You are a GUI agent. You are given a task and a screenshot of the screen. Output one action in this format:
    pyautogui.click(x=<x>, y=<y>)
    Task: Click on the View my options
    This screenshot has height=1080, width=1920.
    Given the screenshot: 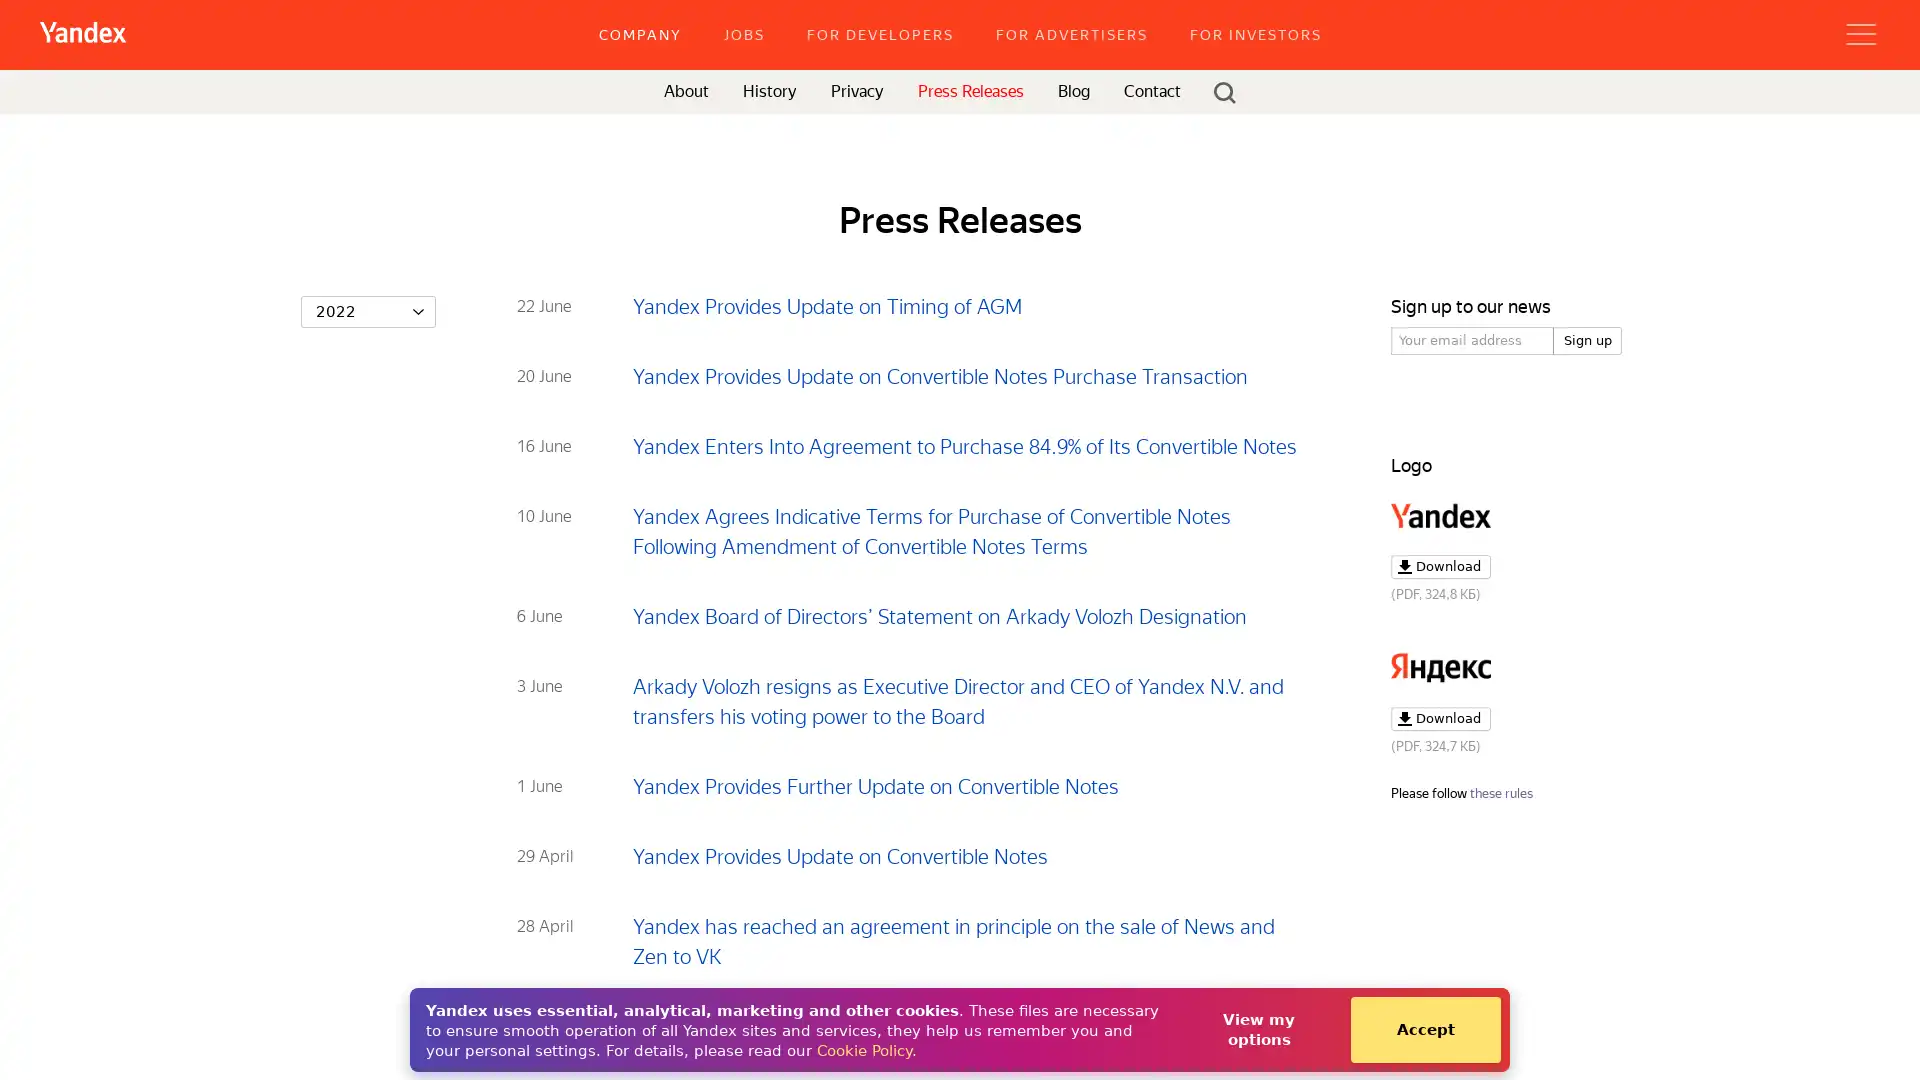 What is the action you would take?
    pyautogui.click(x=1257, y=1029)
    